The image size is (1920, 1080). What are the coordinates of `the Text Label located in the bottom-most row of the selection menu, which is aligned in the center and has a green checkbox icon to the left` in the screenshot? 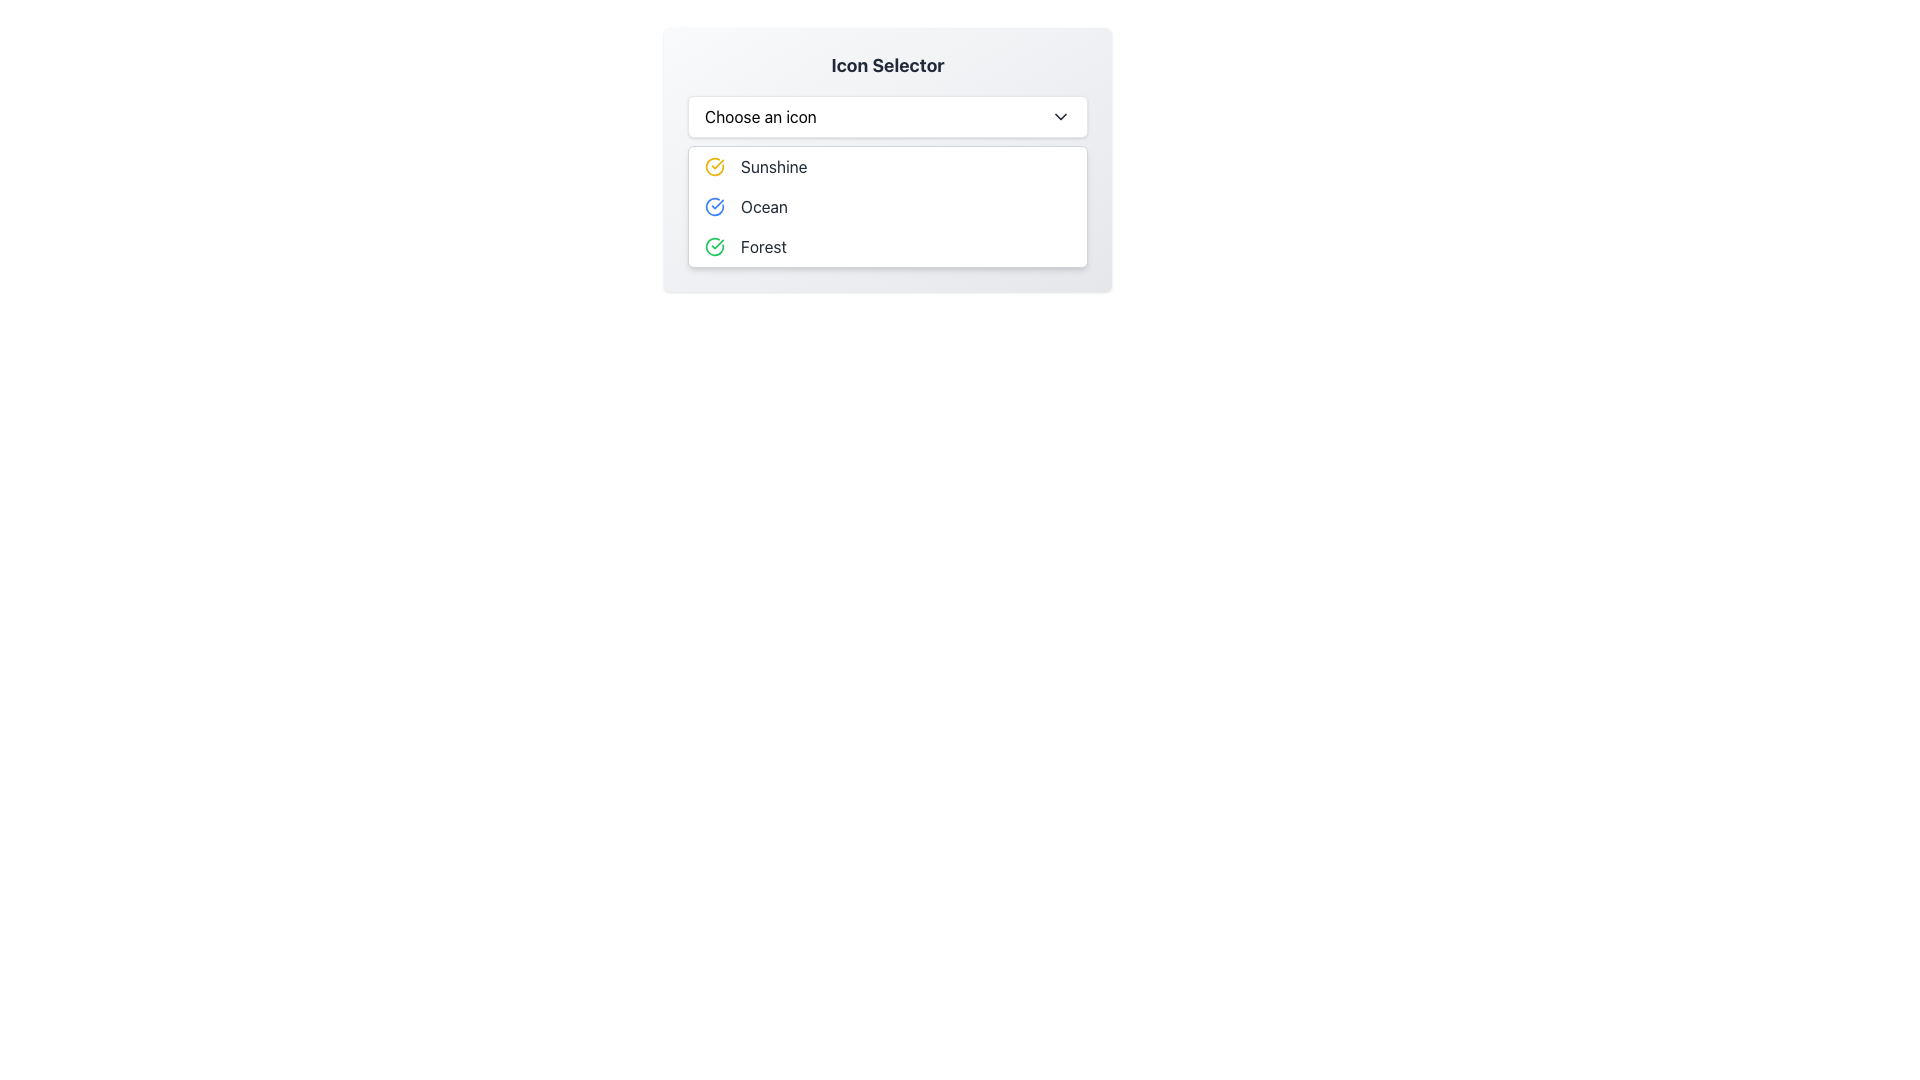 It's located at (762, 245).